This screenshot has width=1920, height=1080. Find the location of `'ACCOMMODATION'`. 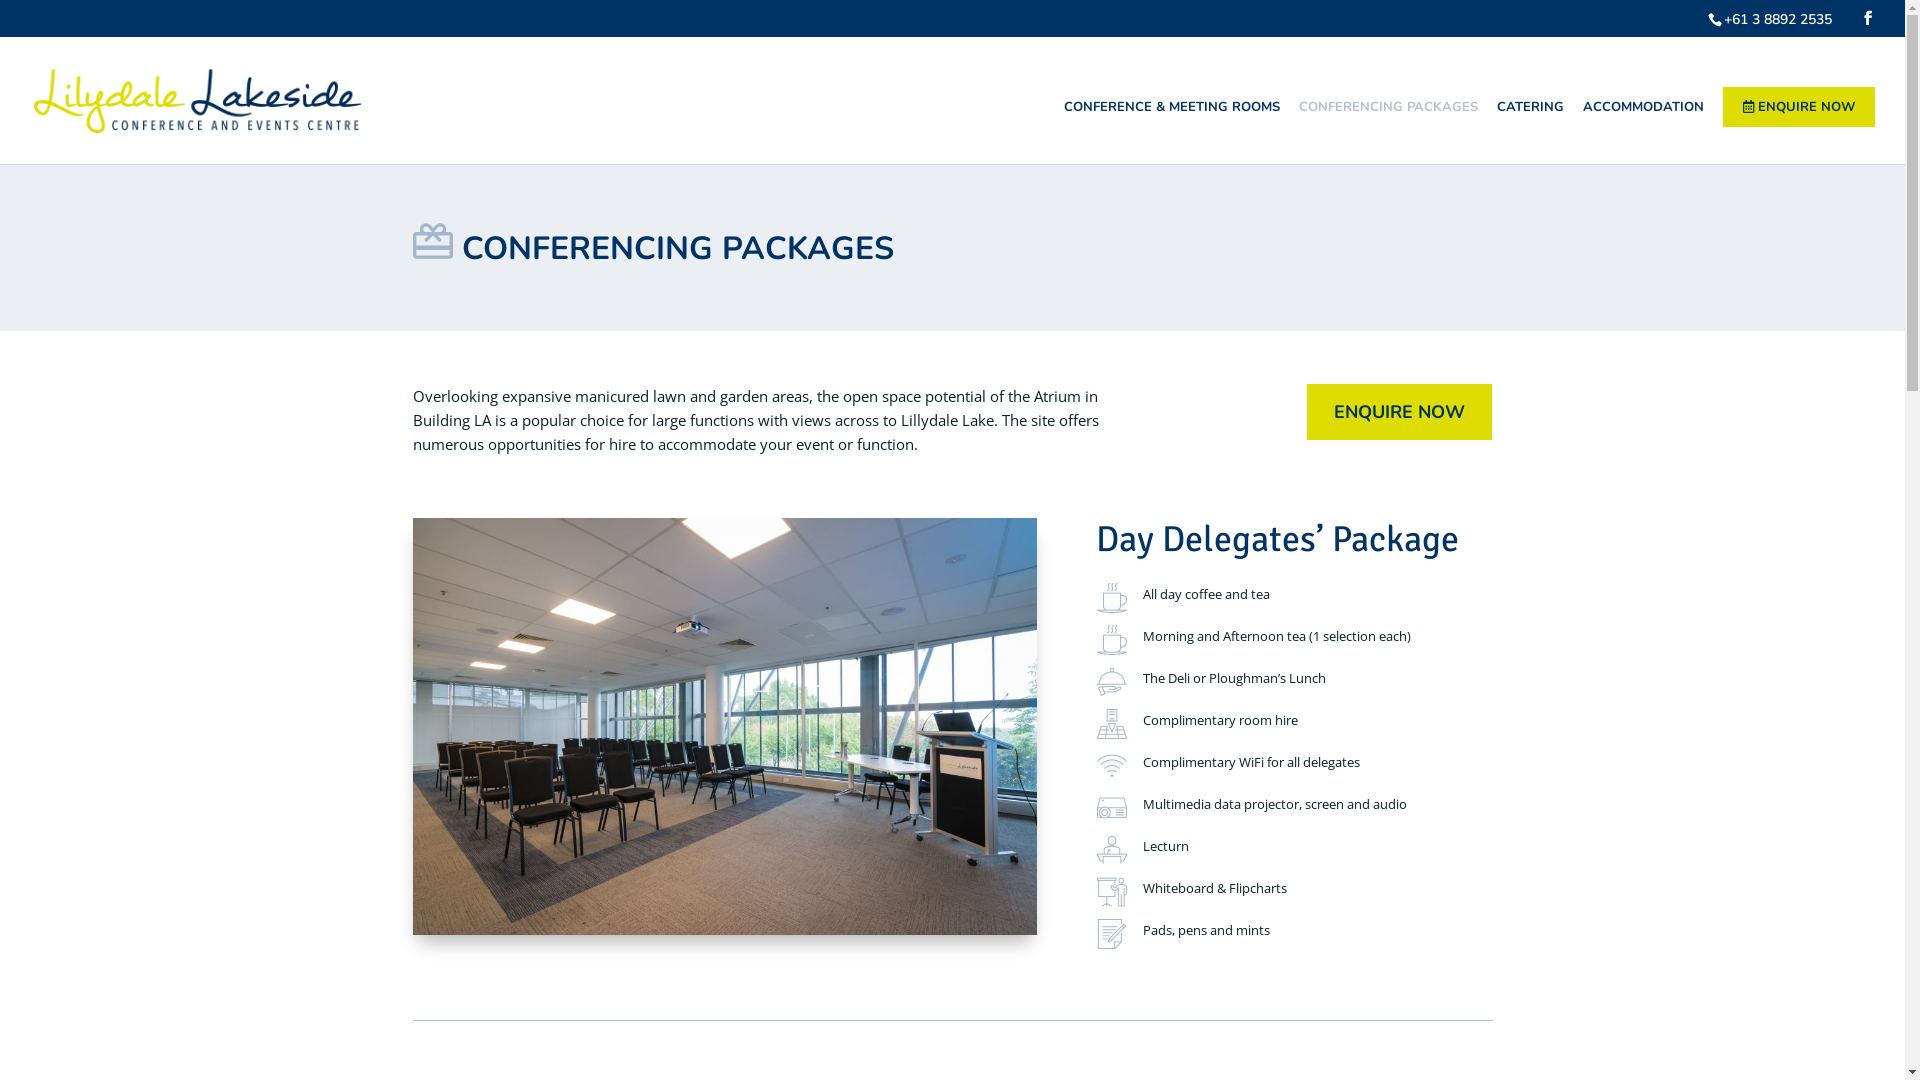

'ACCOMMODATION' is located at coordinates (1643, 131).